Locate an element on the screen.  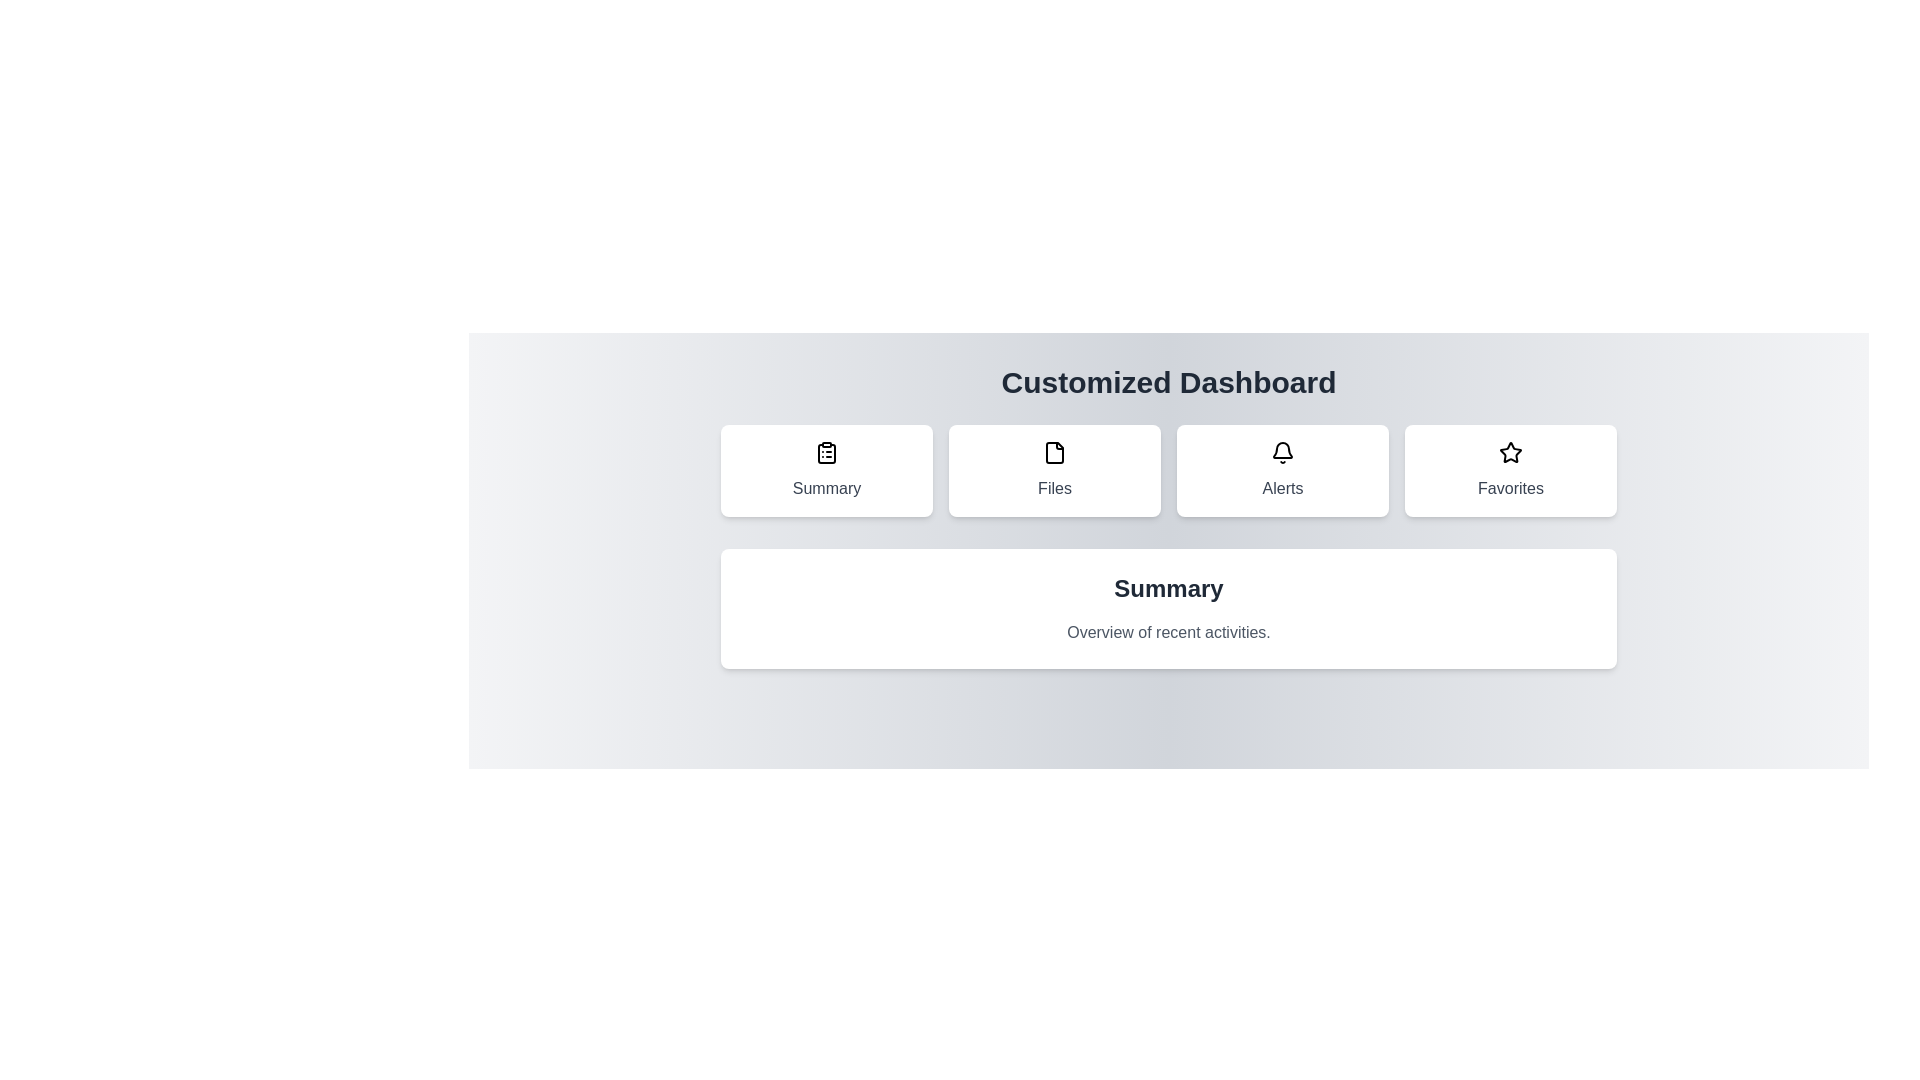
the Informational block located below the clickable tiles 'Summary,' 'Files,' 'Alerts,' and 'Favorites' on the Customized Dashboard is located at coordinates (1169, 547).